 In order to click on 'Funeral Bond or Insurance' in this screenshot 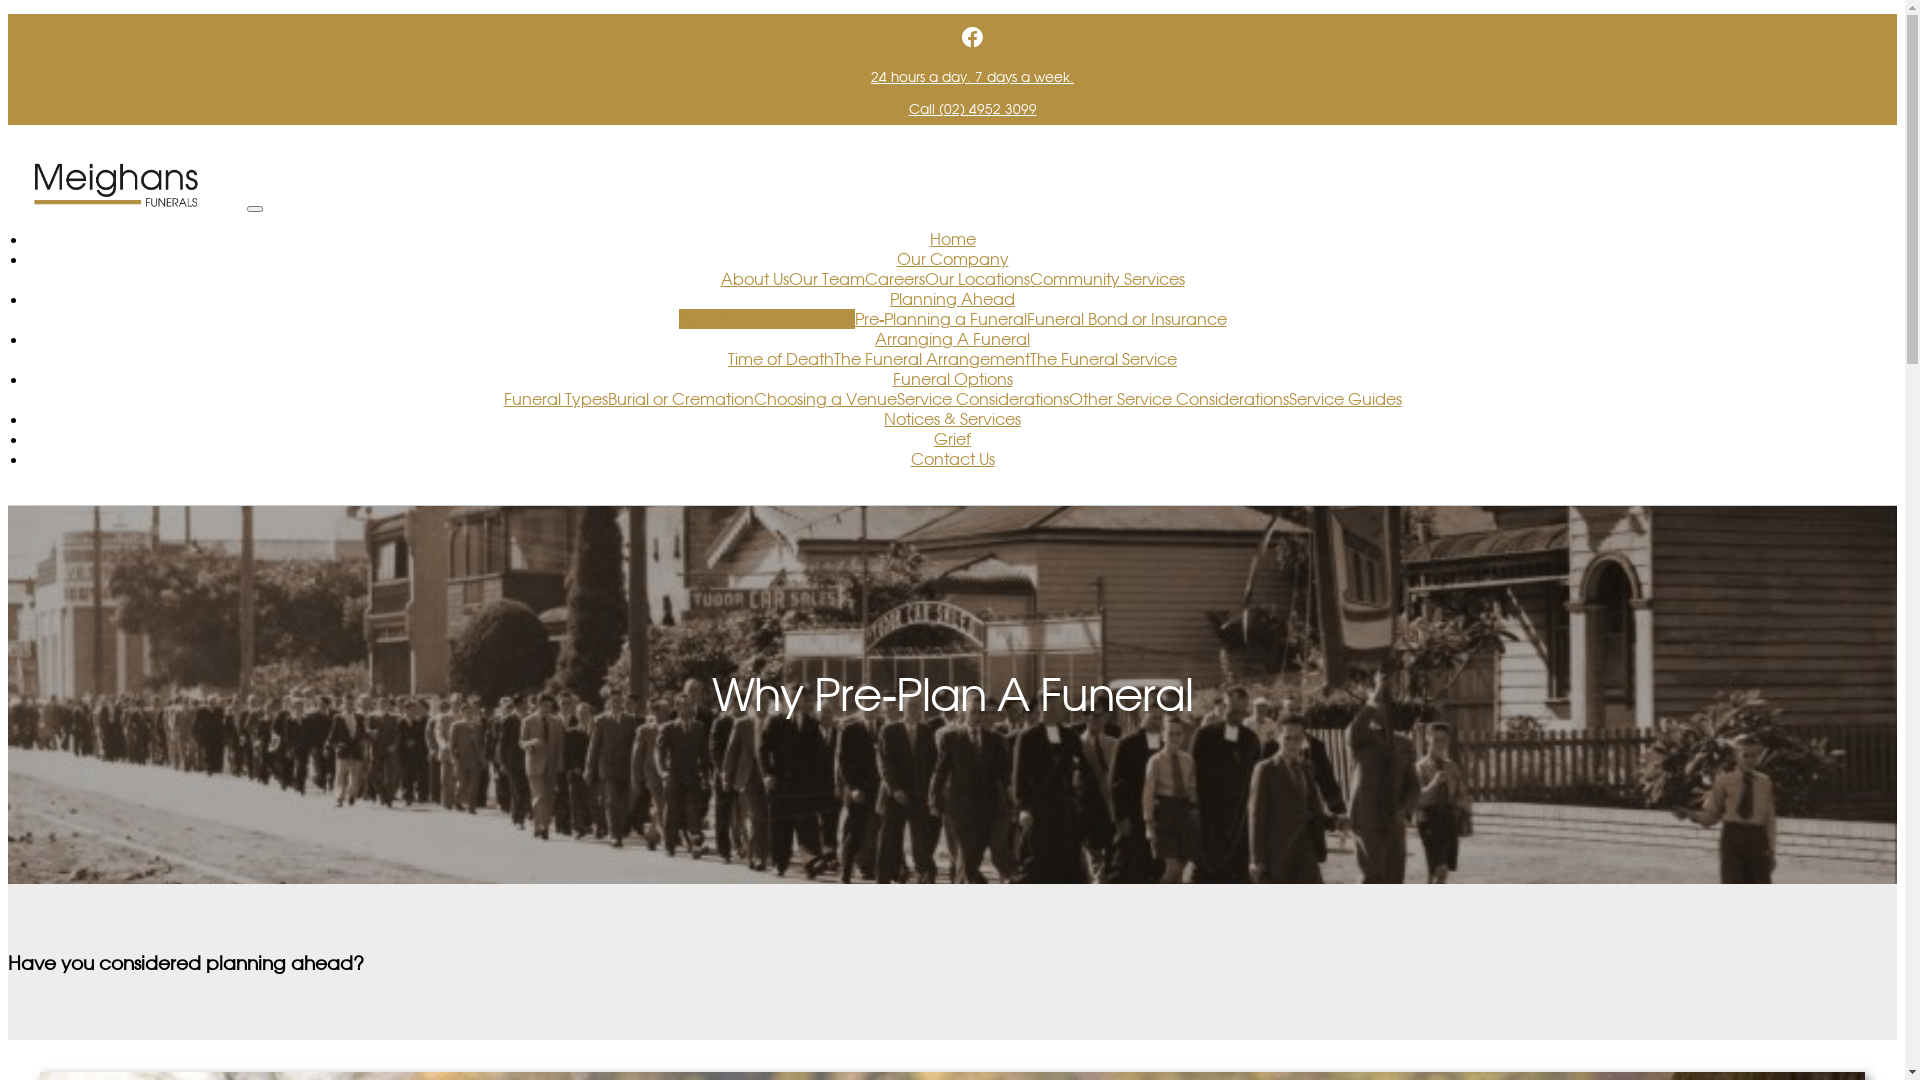, I will do `click(1126, 318)`.